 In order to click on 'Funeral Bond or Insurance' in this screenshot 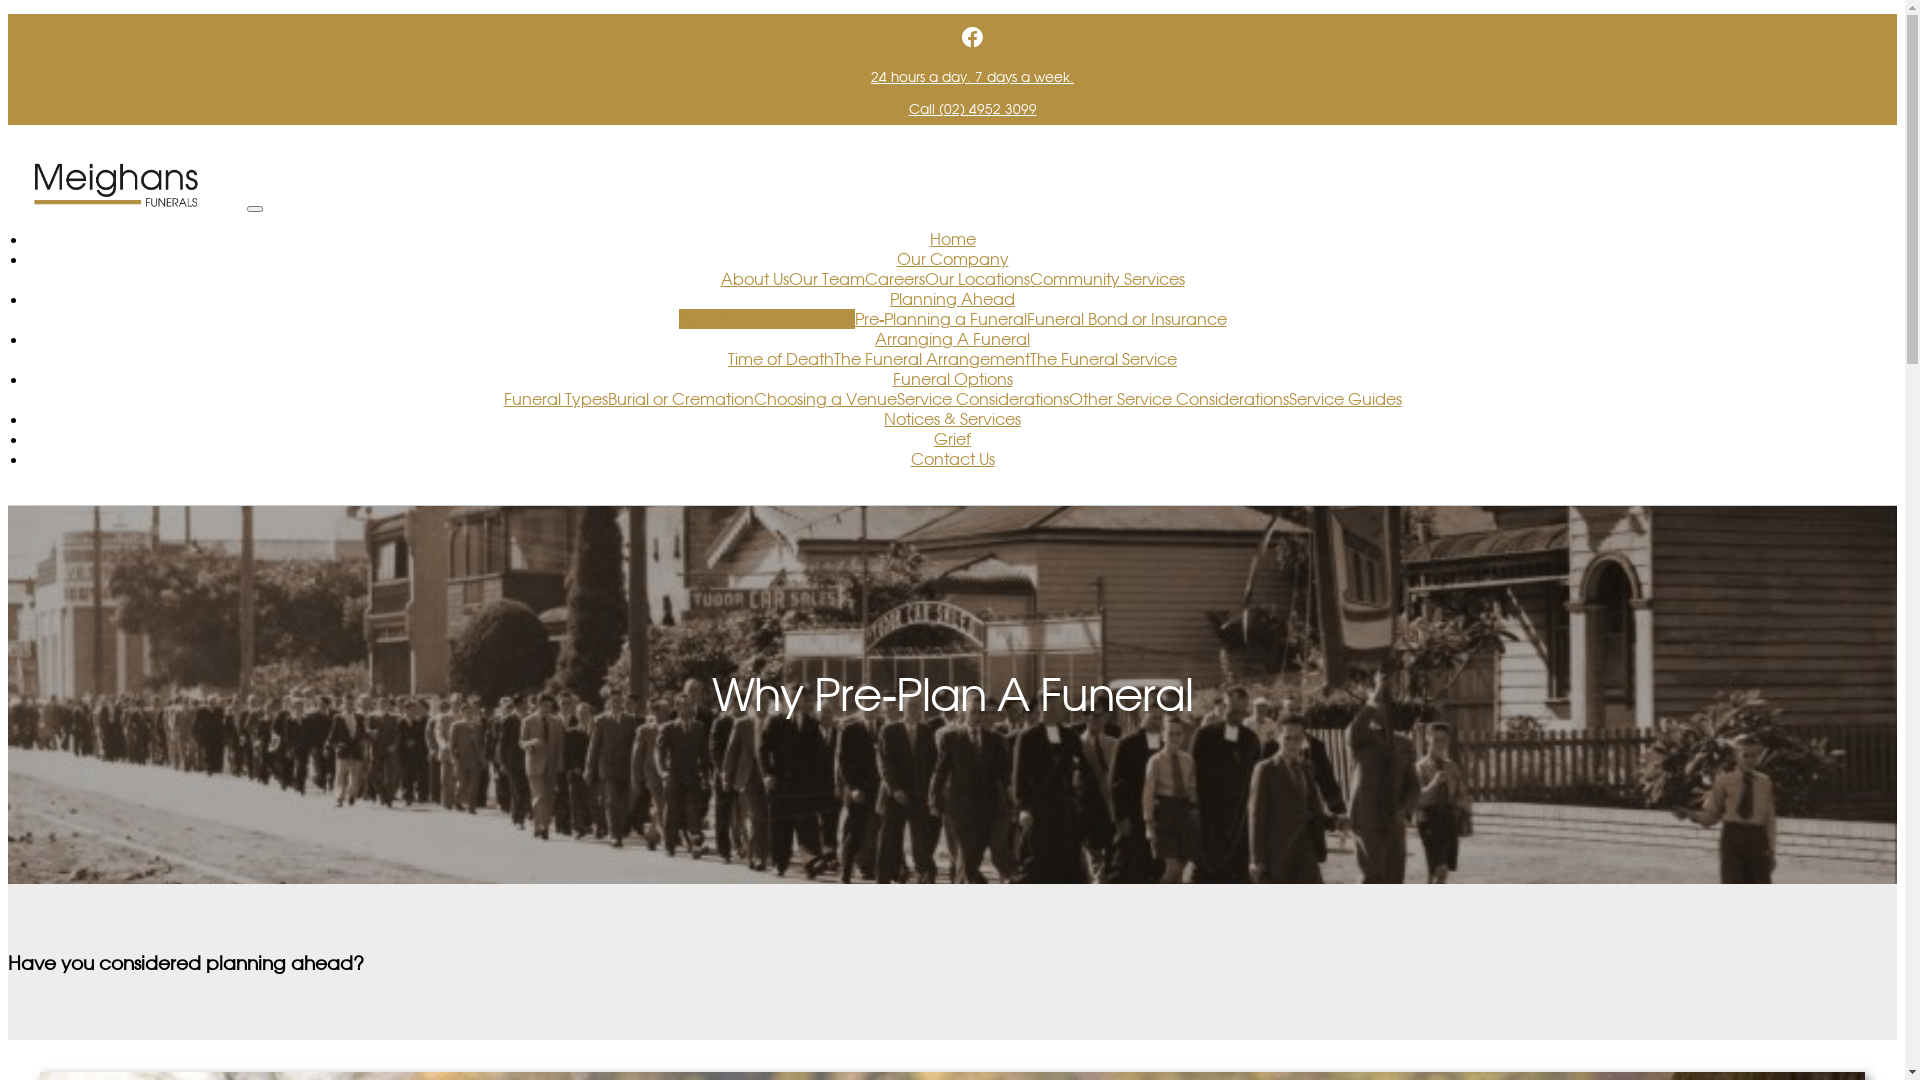, I will do `click(1126, 318)`.